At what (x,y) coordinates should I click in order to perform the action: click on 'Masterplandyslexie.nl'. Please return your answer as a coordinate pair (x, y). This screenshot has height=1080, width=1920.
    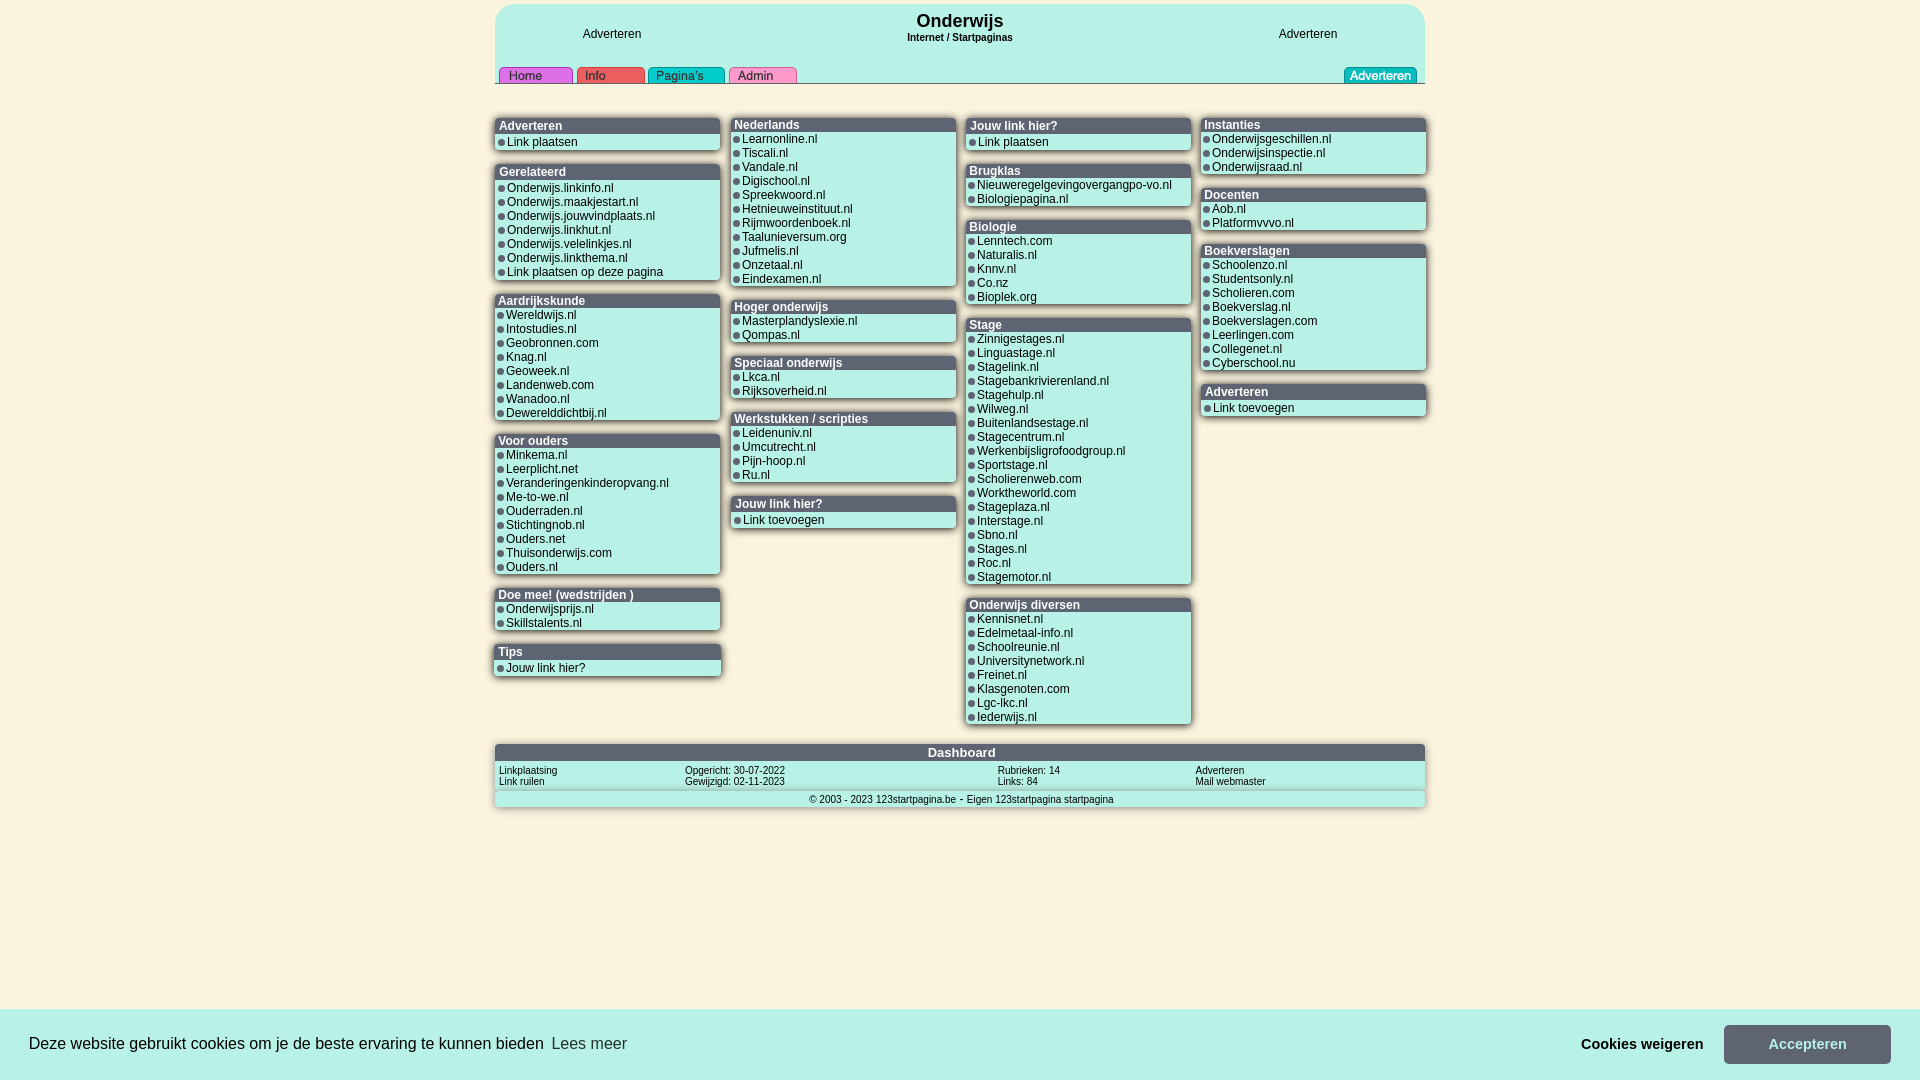
    Looking at the image, I should click on (798, 319).